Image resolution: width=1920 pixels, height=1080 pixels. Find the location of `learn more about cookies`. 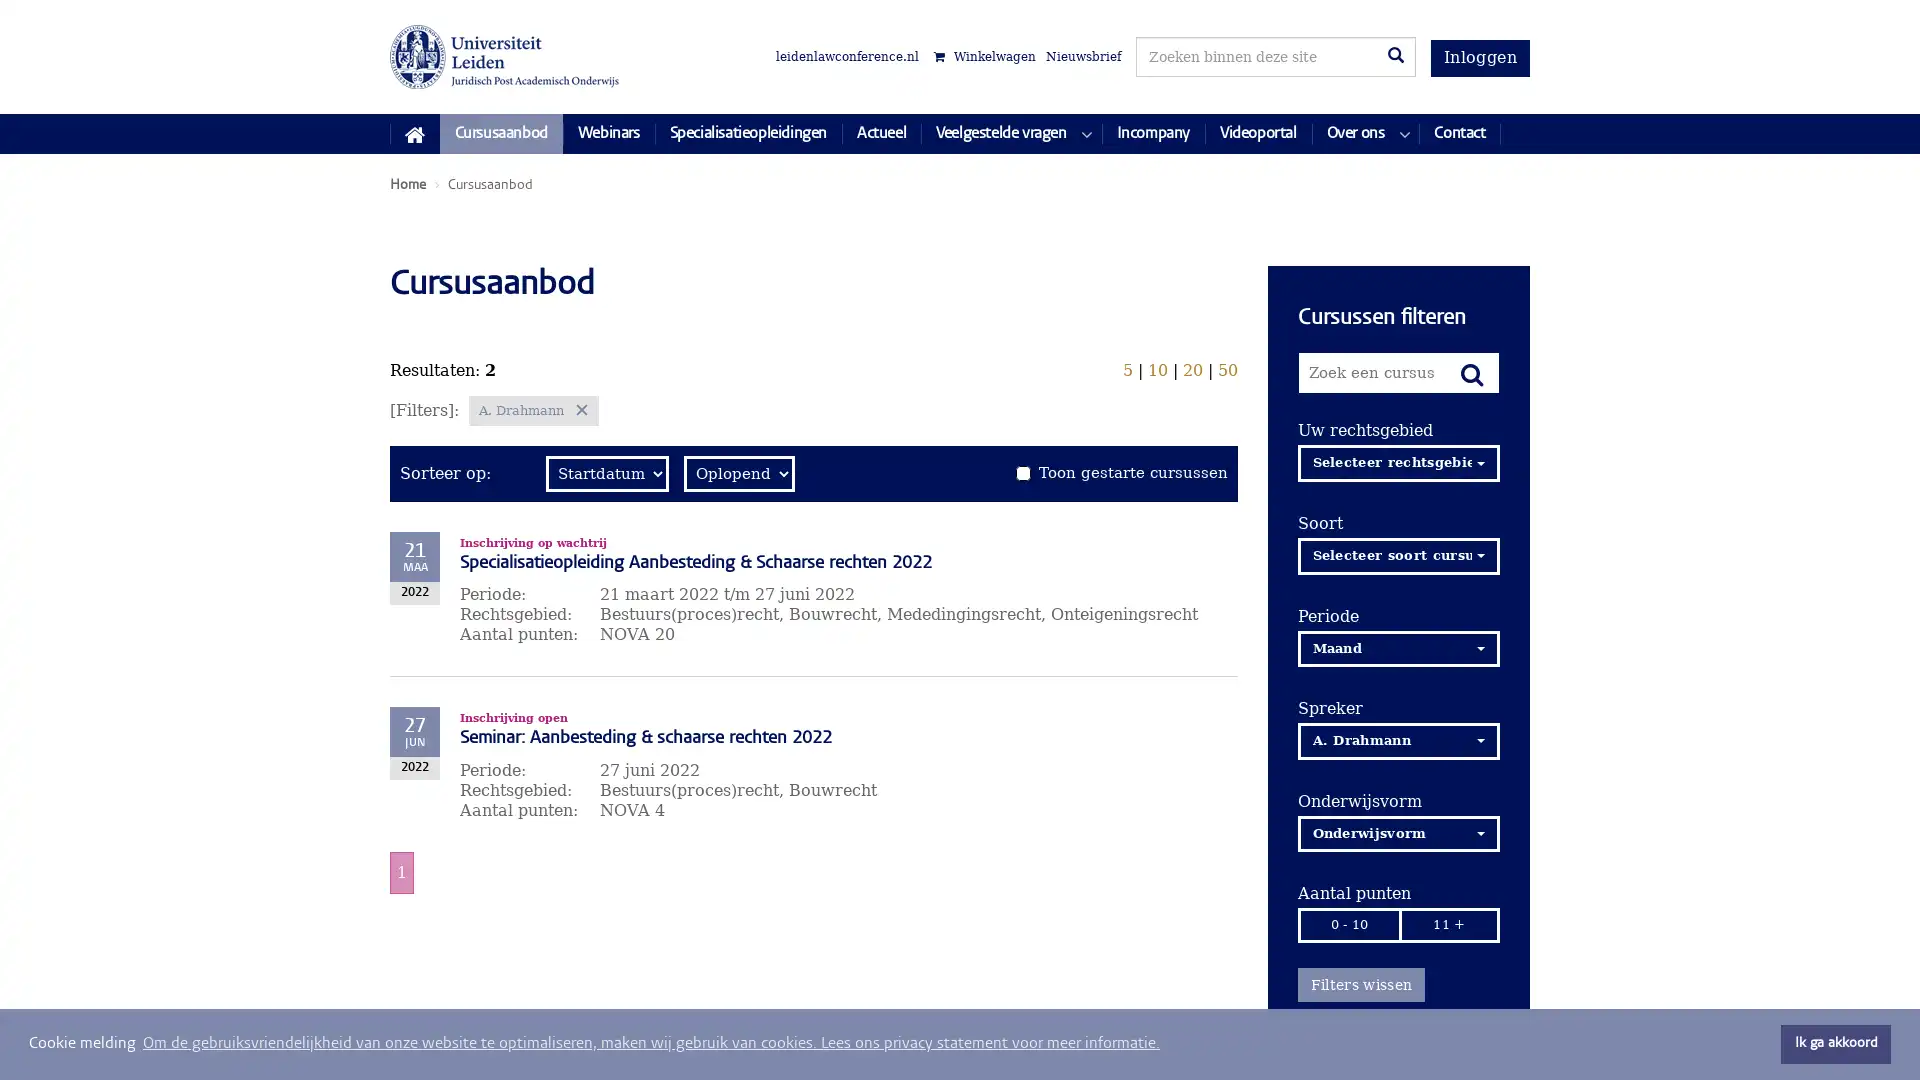

learn more about cookies is located at coordinates (651, 1043).